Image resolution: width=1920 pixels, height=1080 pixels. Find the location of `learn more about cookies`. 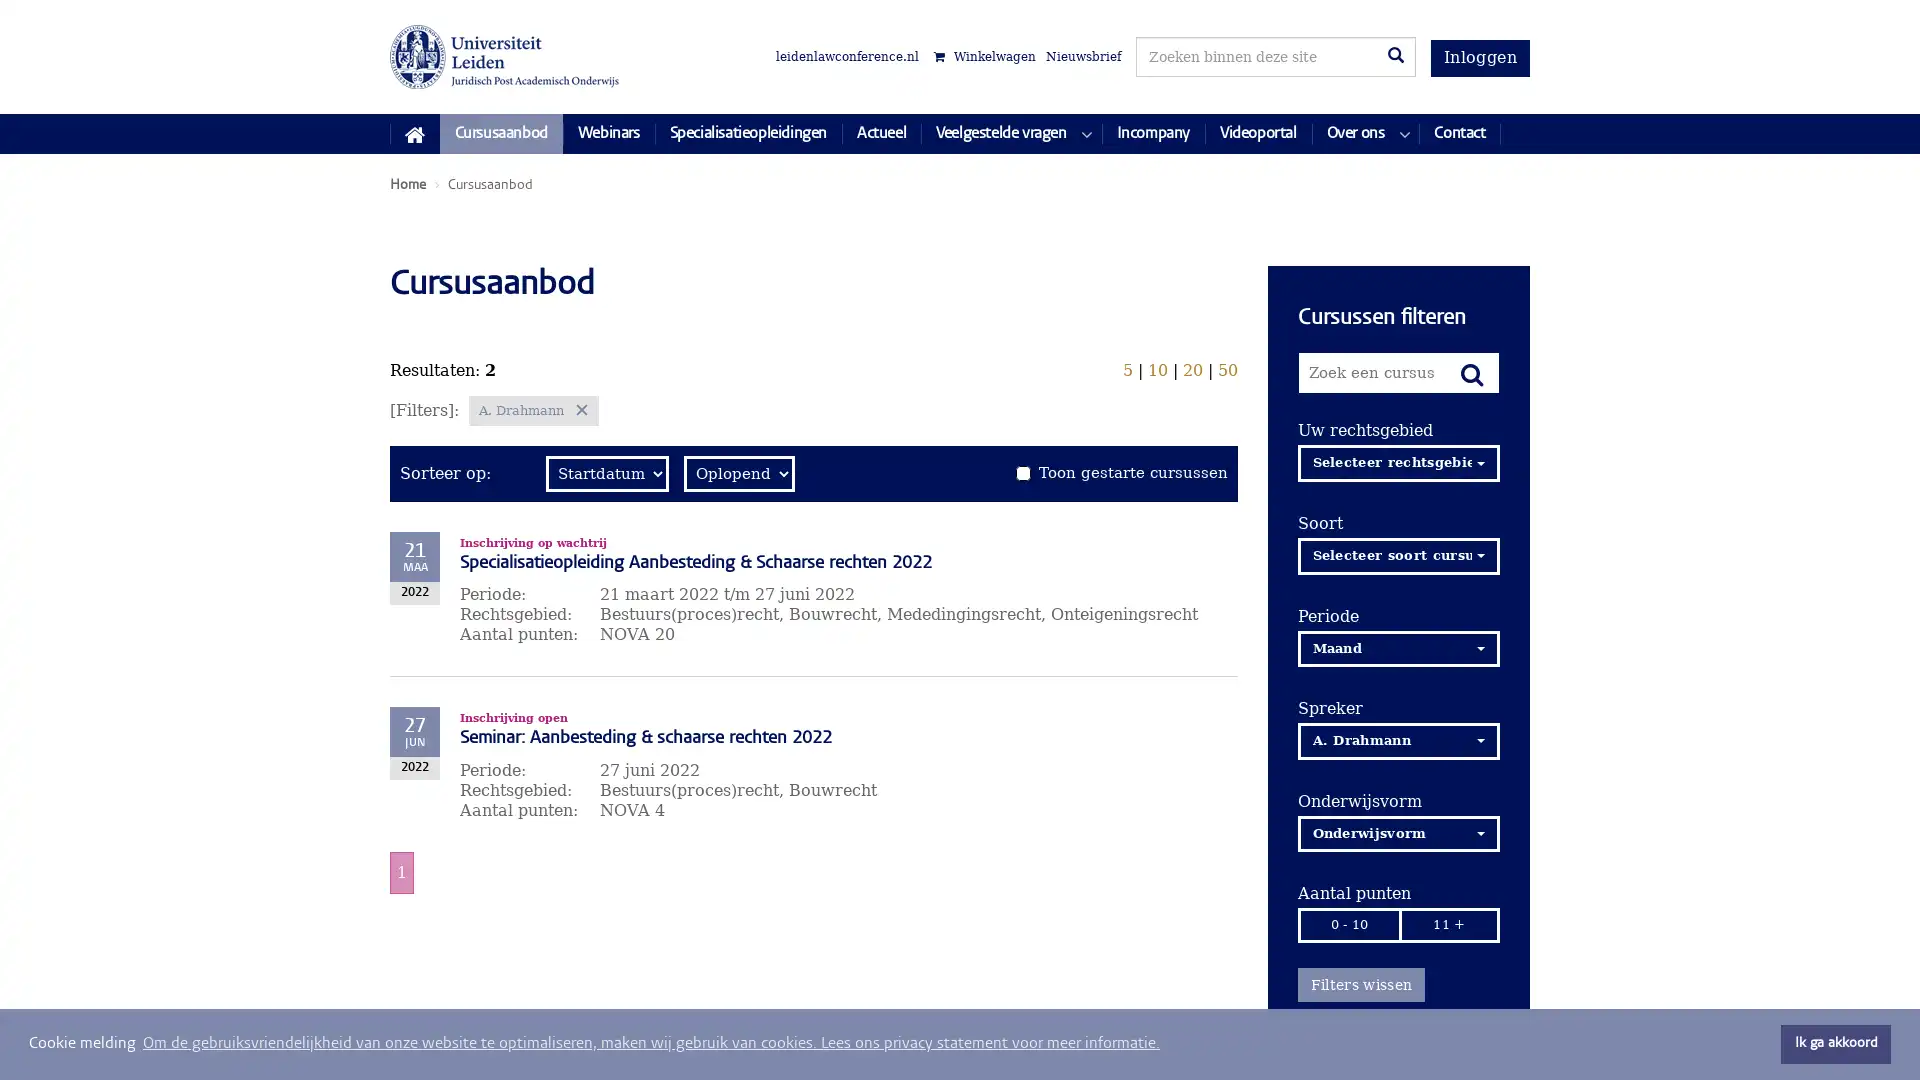

learn more about cookies is located at coordinates (651, 1043).